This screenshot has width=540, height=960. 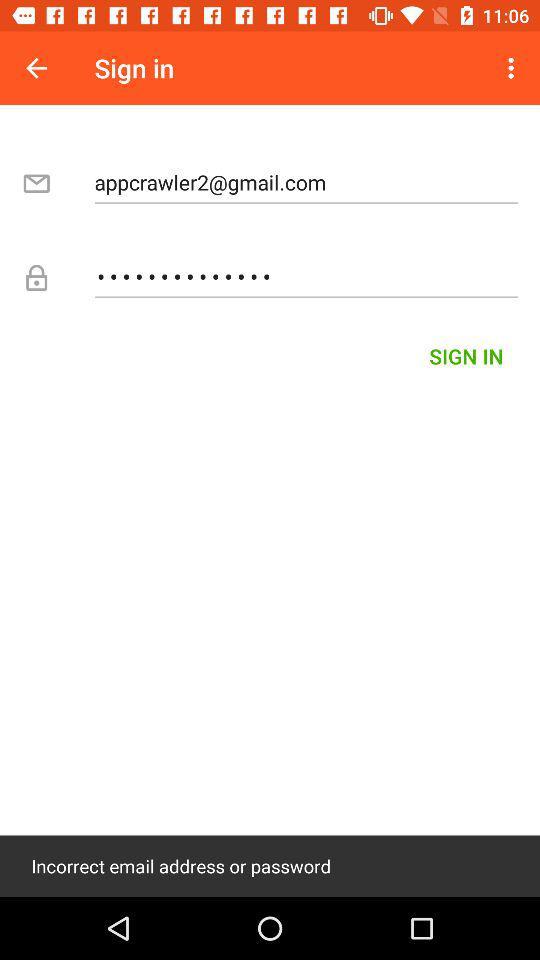 What do you see at coordinates (513, 68) in the screenshot?
I see `icon next to sign in` at bounding box center [513, 68].